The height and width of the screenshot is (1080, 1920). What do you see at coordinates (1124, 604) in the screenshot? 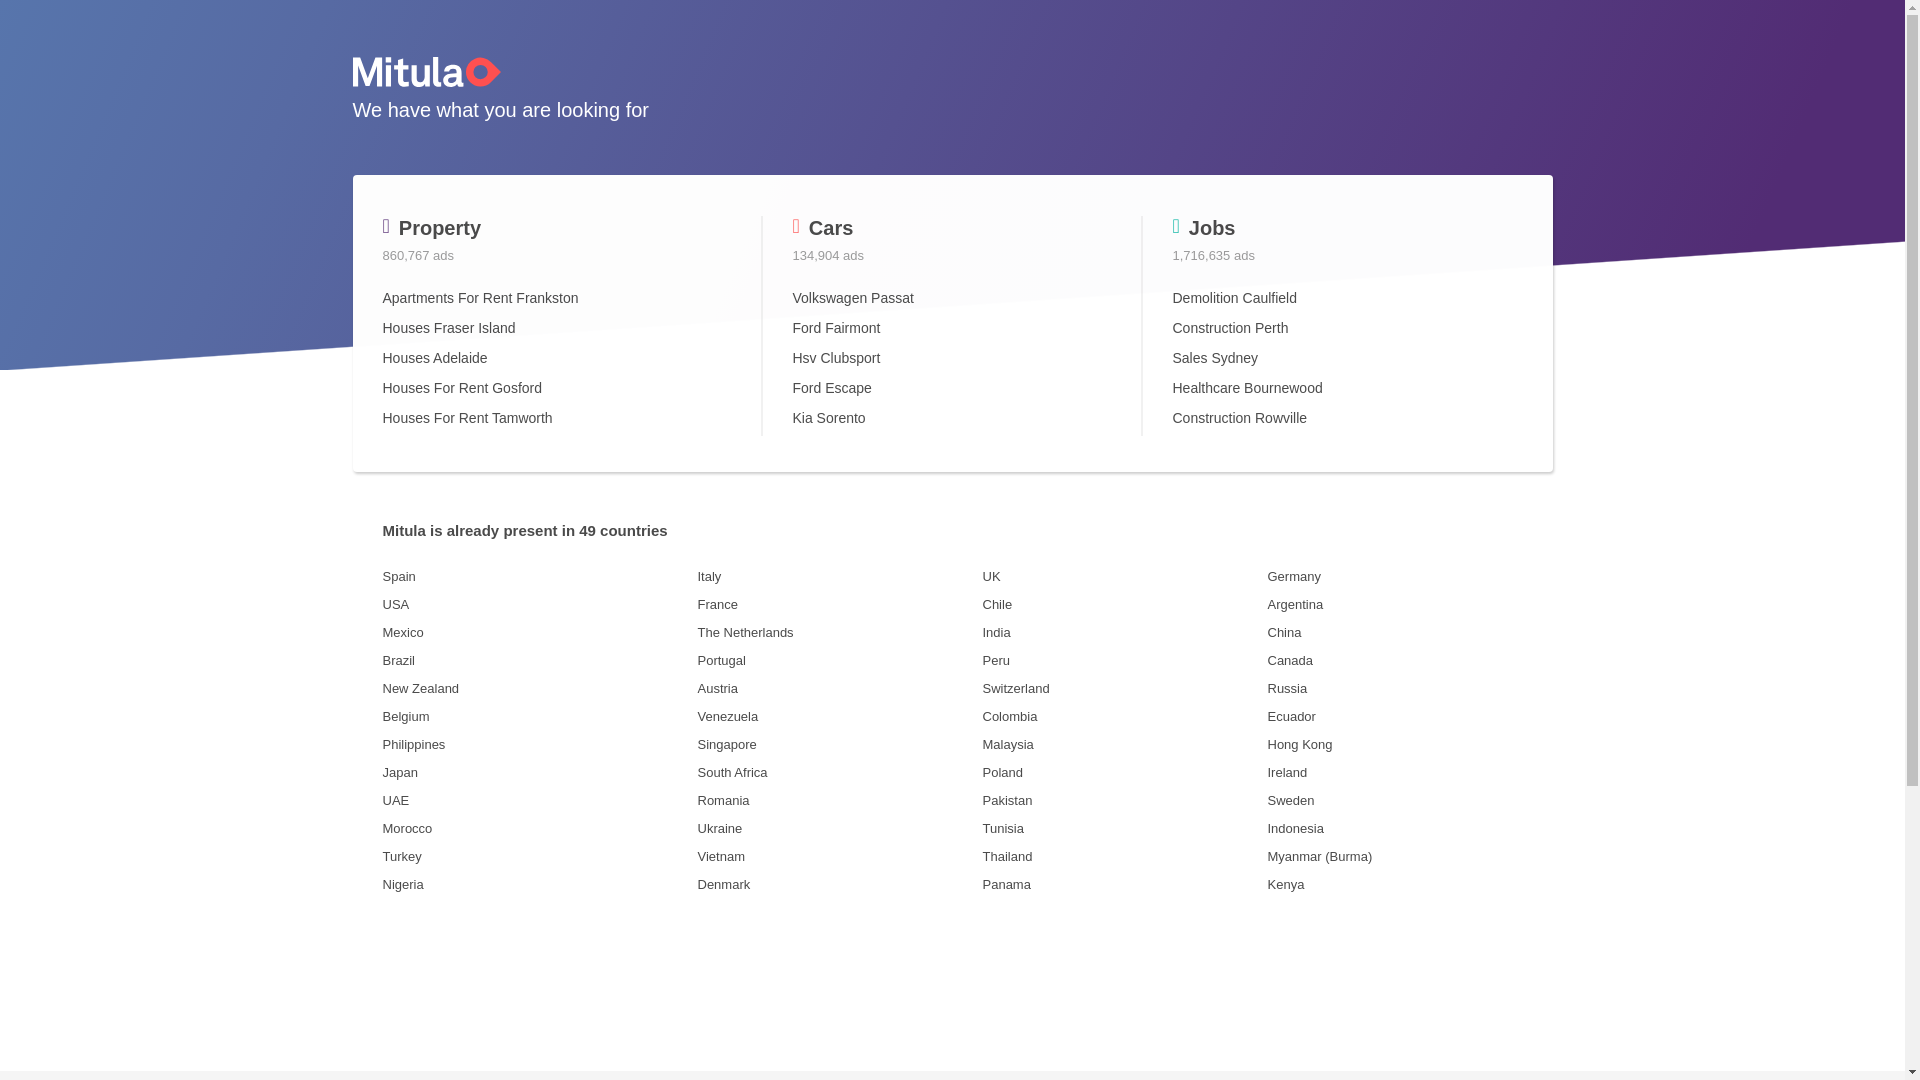
I see `'Chile'` at bounding box center [1124, 604].